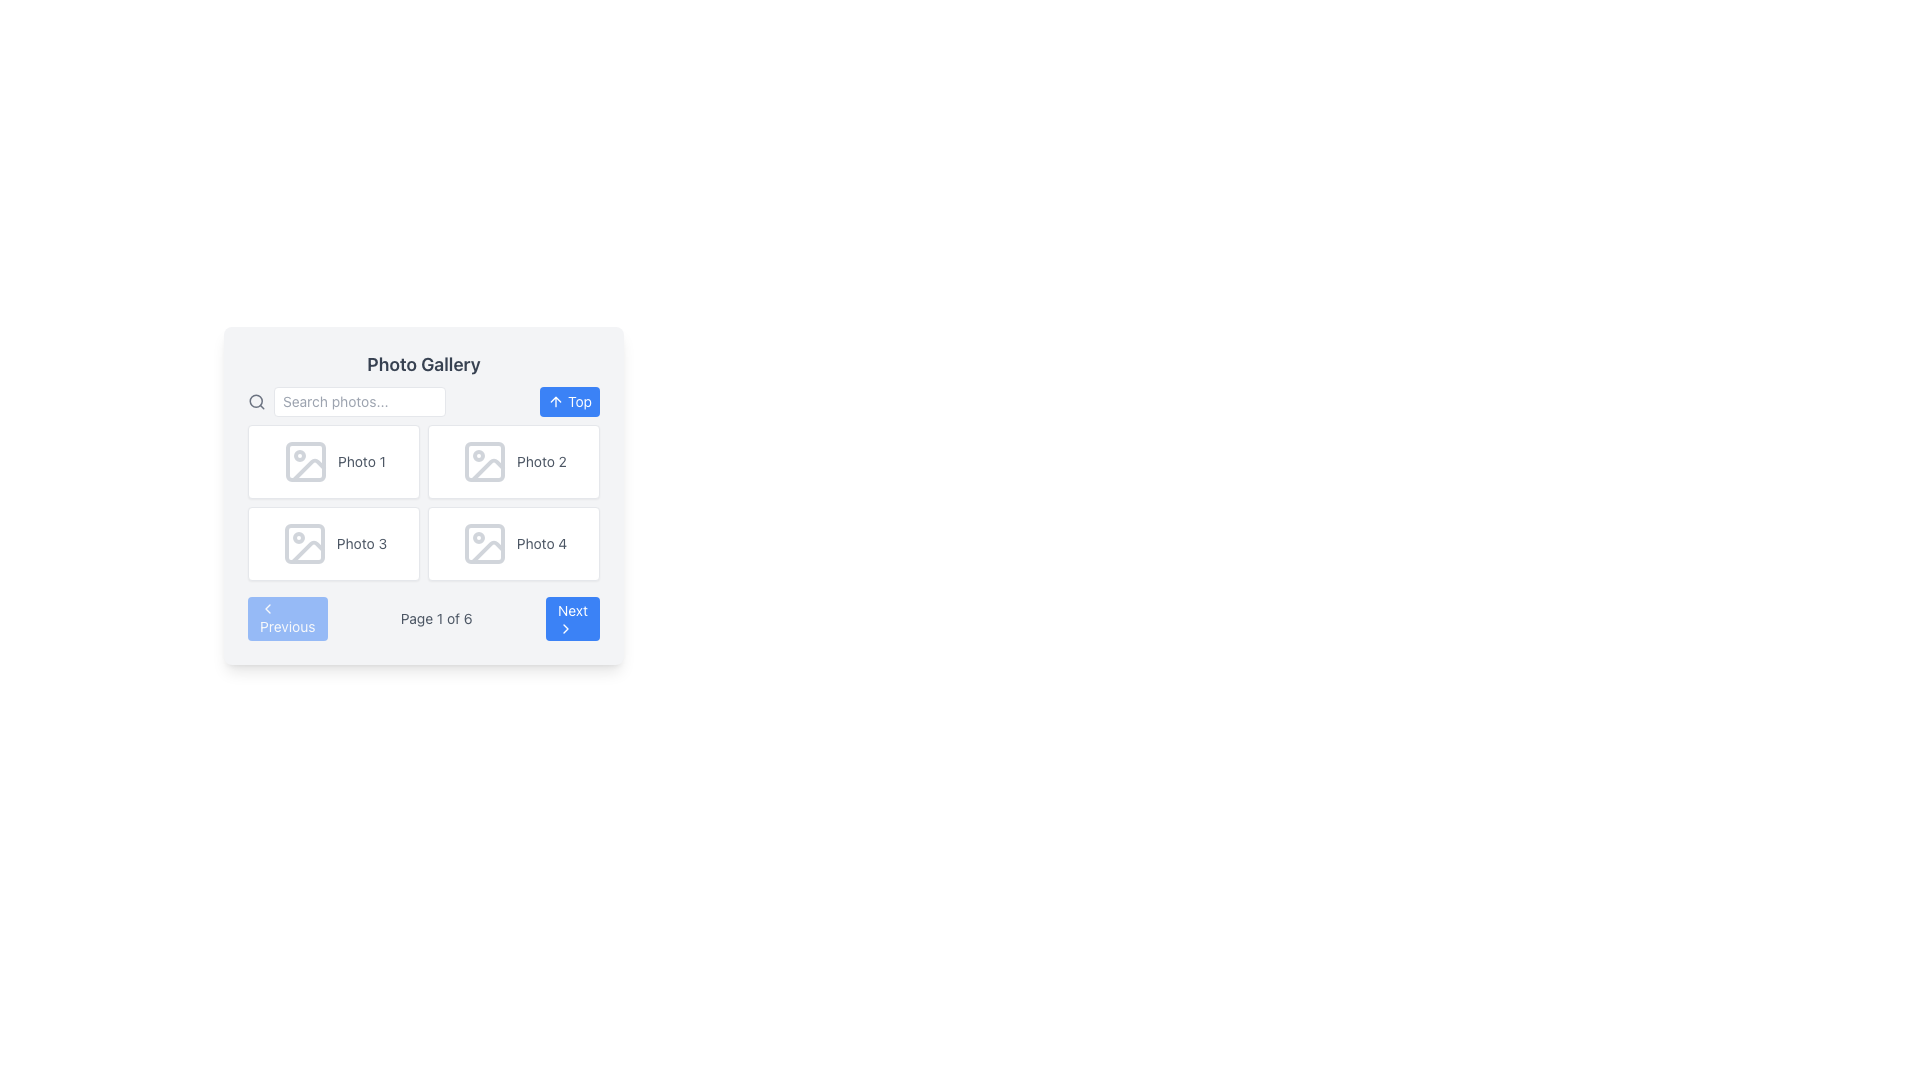 The width and height of the screenshot is (1920, 1080). What do you see at coordinates (513, 462) in the screenshot?
I see `the card labeled 'Photo 2'` at bounding box center [513, 462].